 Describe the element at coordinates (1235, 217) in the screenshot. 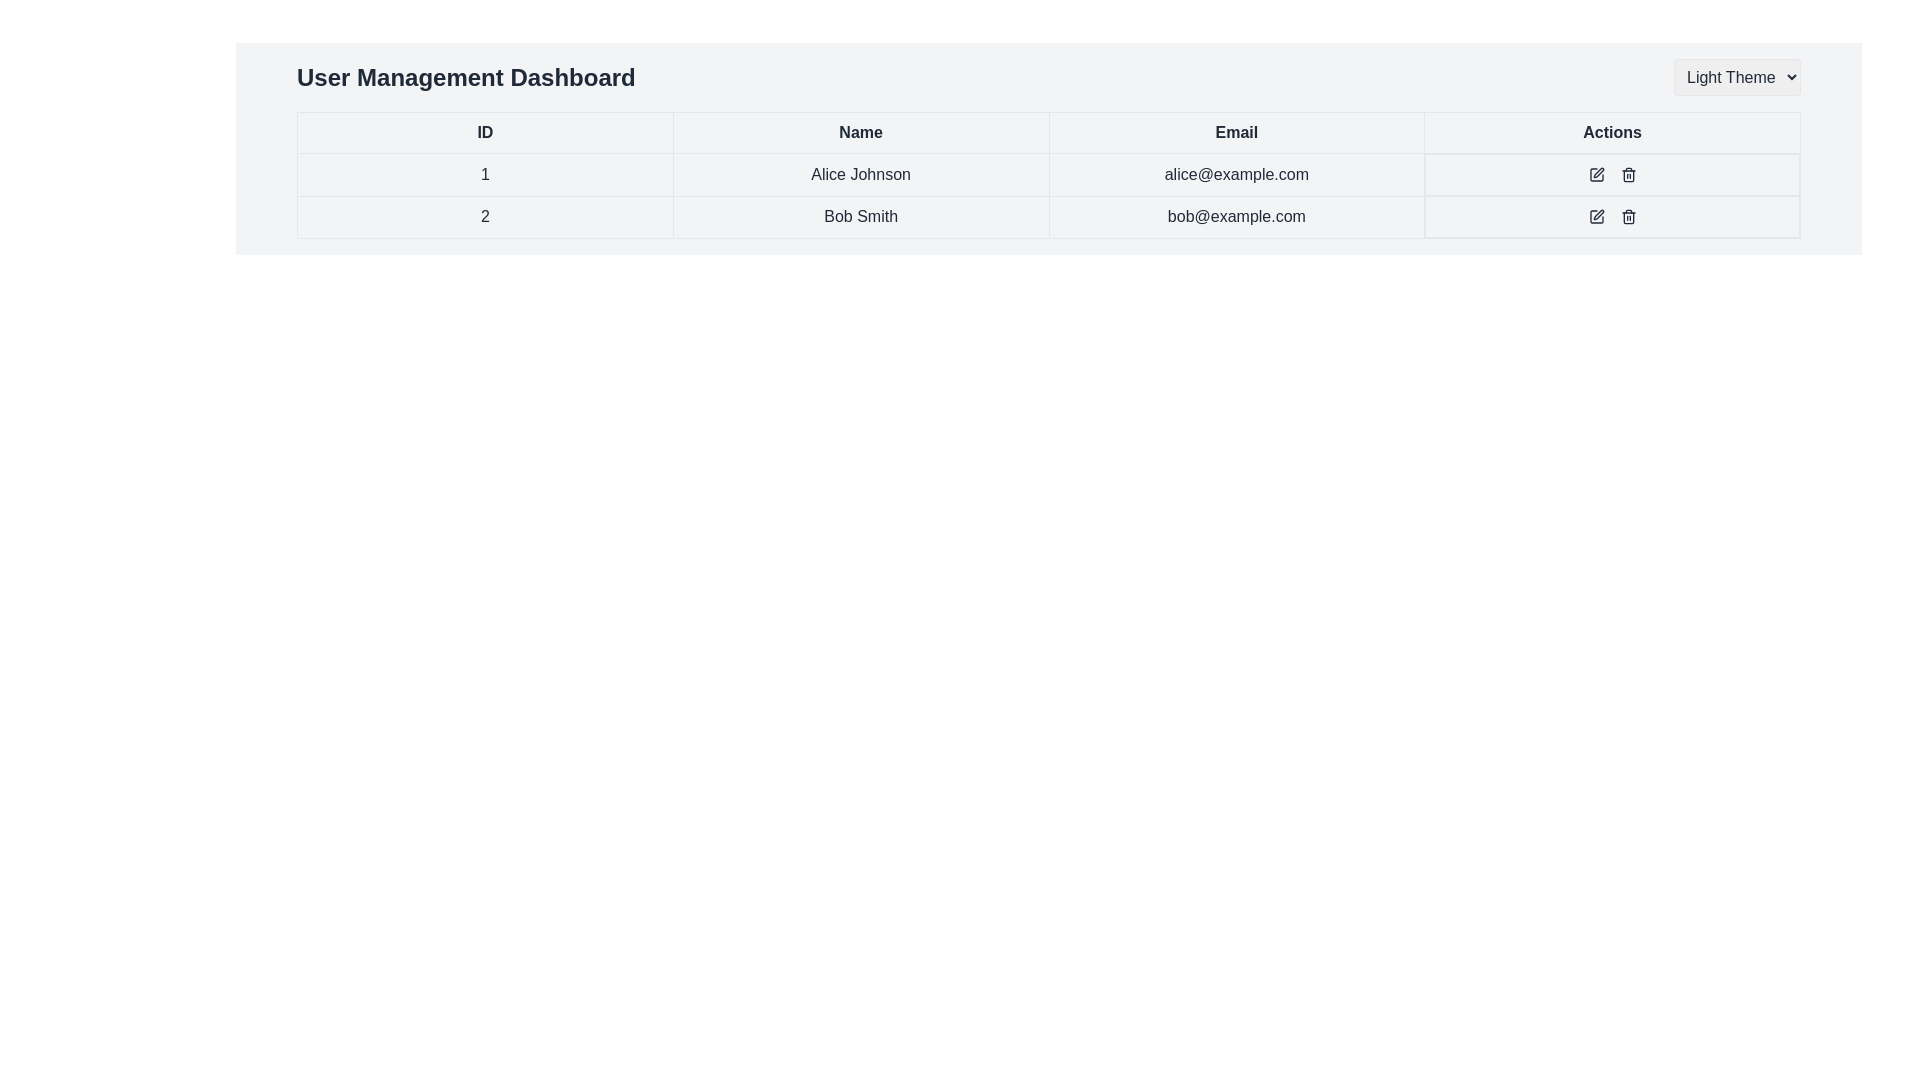

I see `the text field displaying the email address 'bob@example.com', which is styled with a bordered design and located under the 'Email' column in the table row for user 'Bob Smith'` at that location.